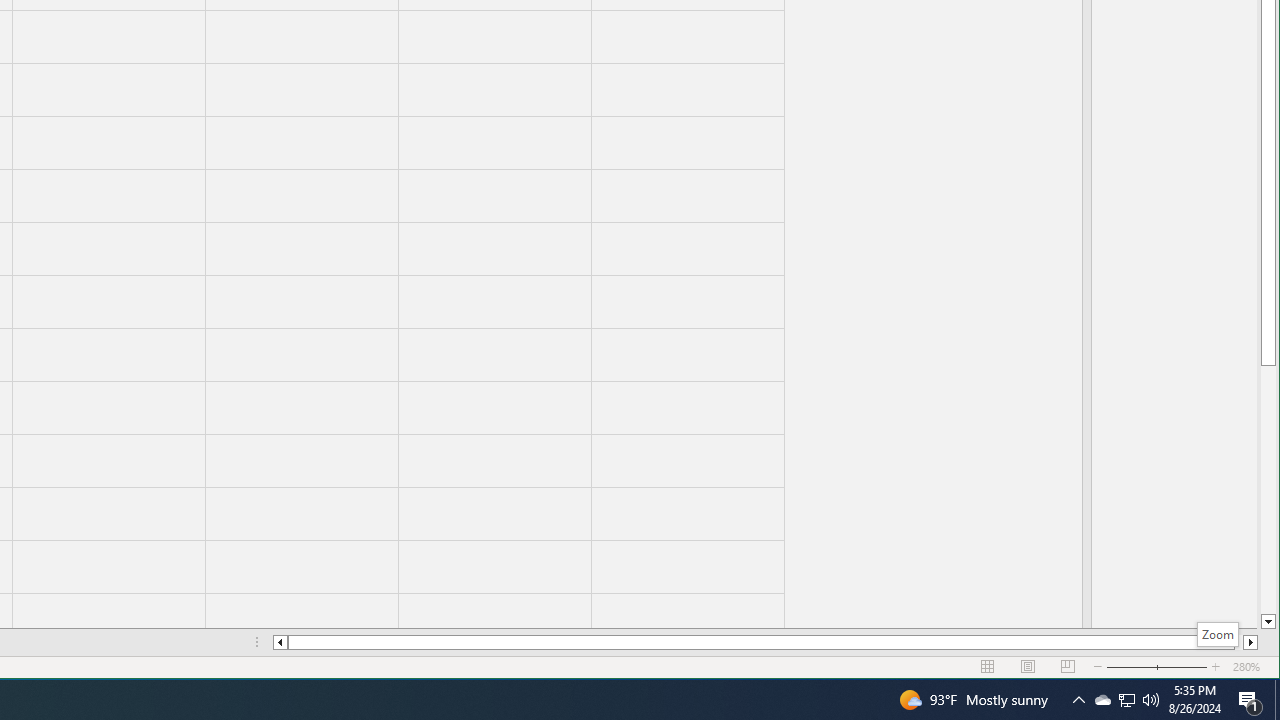  What do you see at coordinates (1215, 667) in the screenshot?
I see `'Zoom In'` at bounding box center [1215, 667].